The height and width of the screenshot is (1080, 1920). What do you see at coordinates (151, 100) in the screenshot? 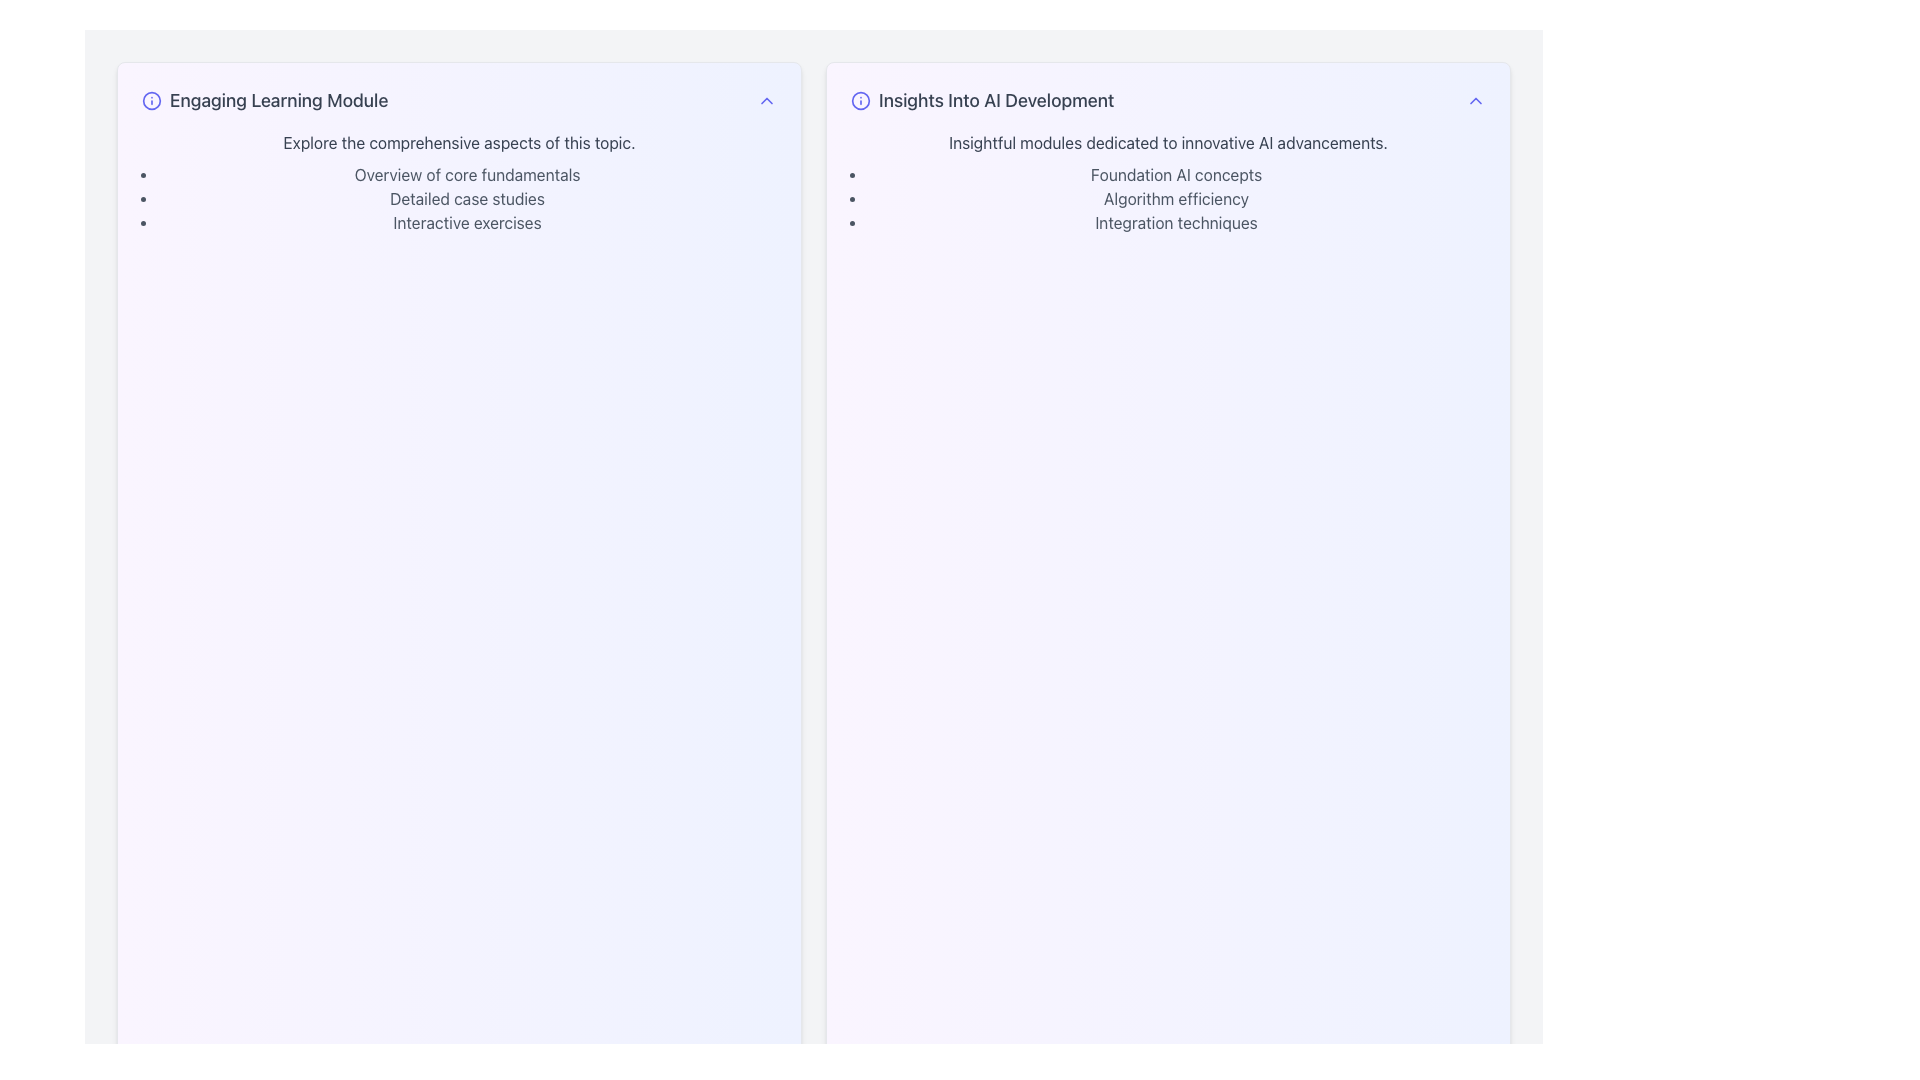
I see `the indigo circular information icon located to the left of the 'Engaging Learning Module' title` at bounding box center [151, 100].